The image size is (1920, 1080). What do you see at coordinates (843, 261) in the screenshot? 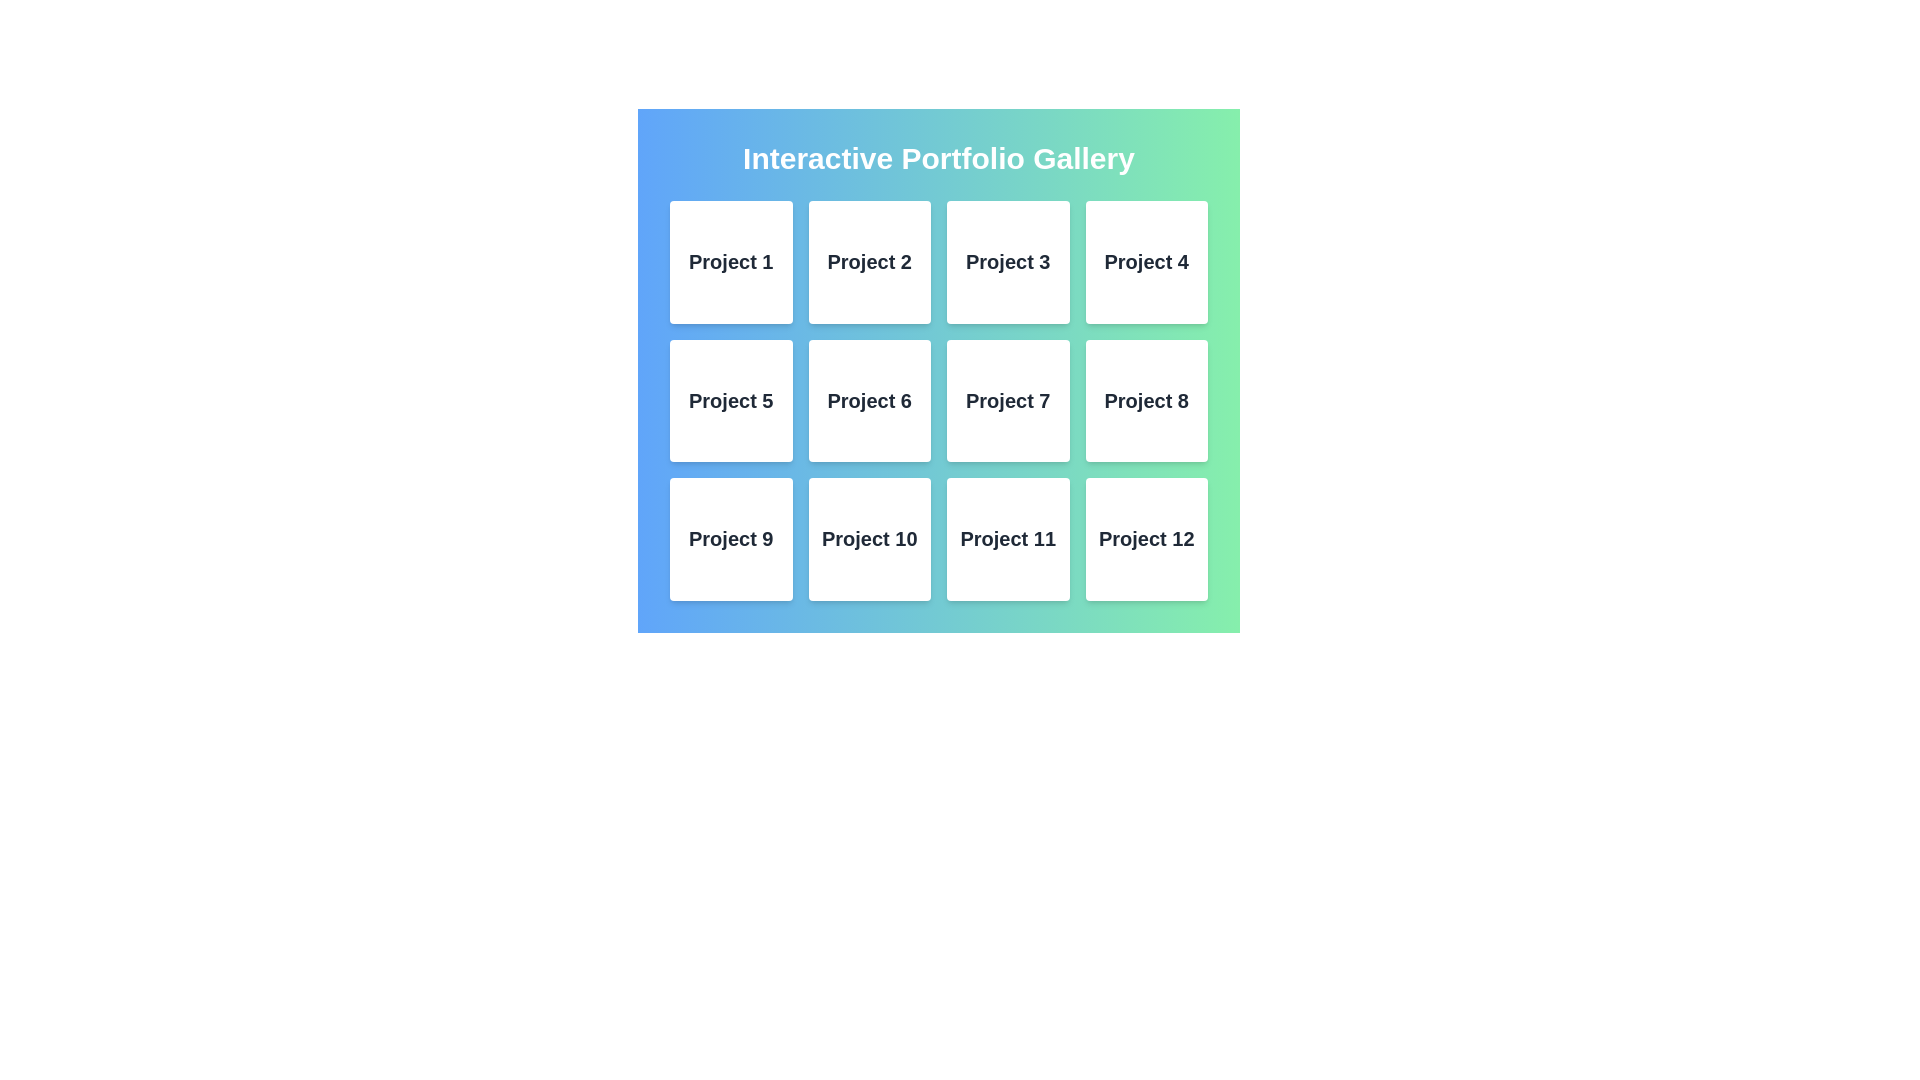
I see `the favorite icon located in the upper-left corner of the 'Project 2' card for accessibility interaction` at bounding box center [843, 261].